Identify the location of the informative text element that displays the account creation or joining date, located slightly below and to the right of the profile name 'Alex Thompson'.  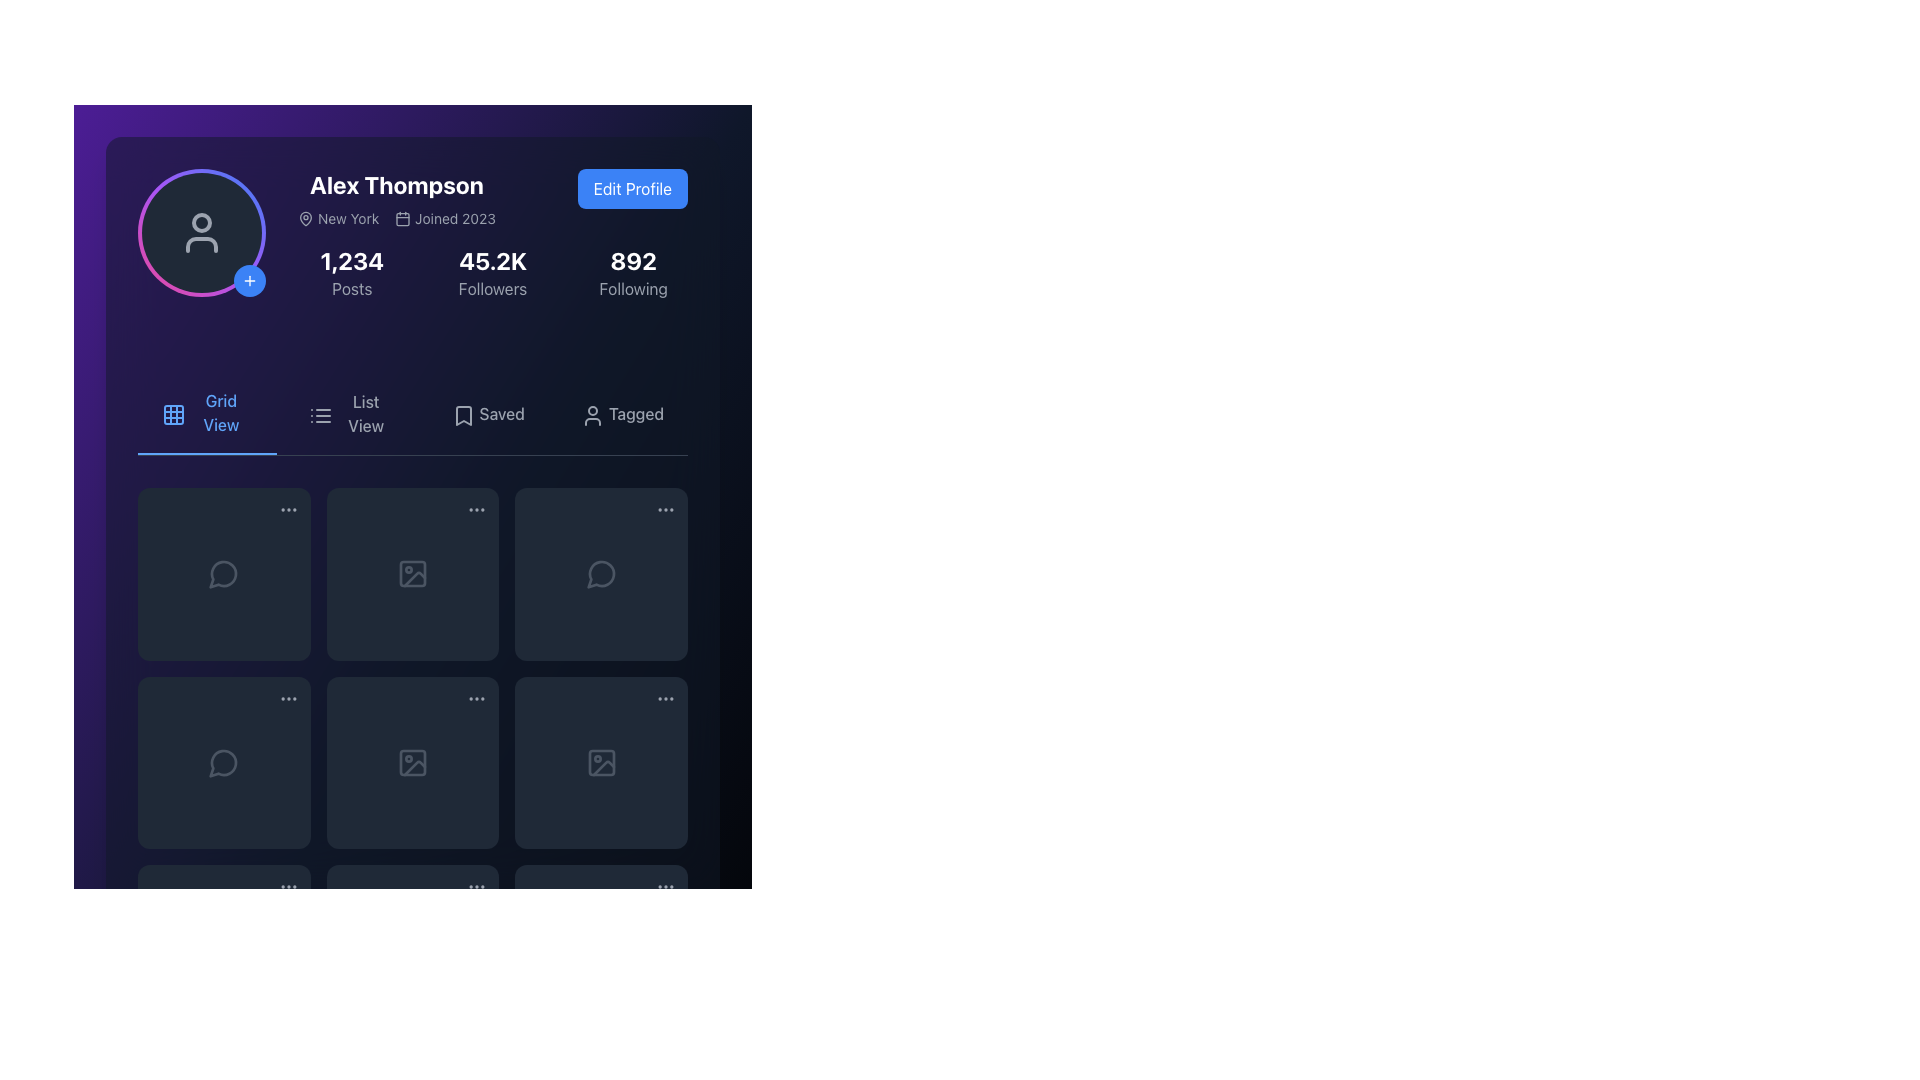
(444, 219).